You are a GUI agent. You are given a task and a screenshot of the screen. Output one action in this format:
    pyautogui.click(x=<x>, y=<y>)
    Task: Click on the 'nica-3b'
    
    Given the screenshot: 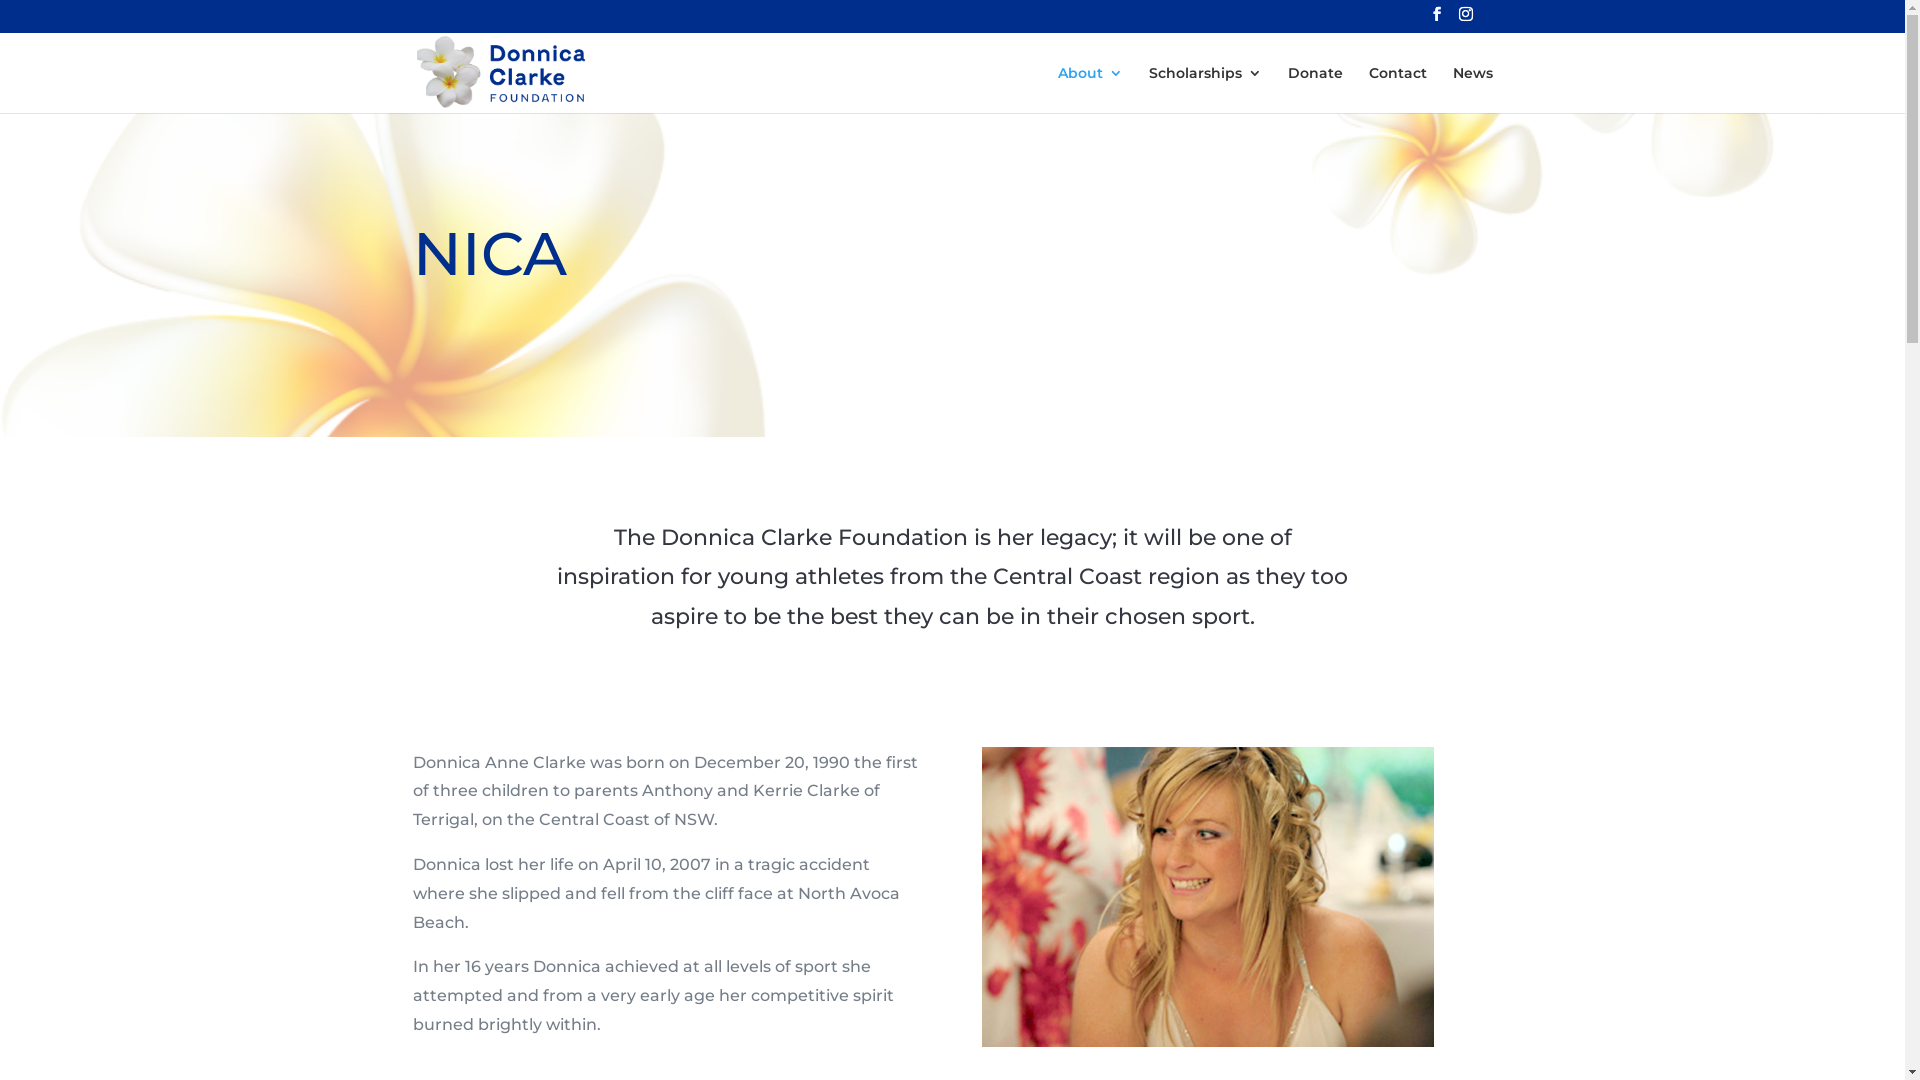 What is the action you would take?
    pyautogui.click(x=1207, y=896)
    